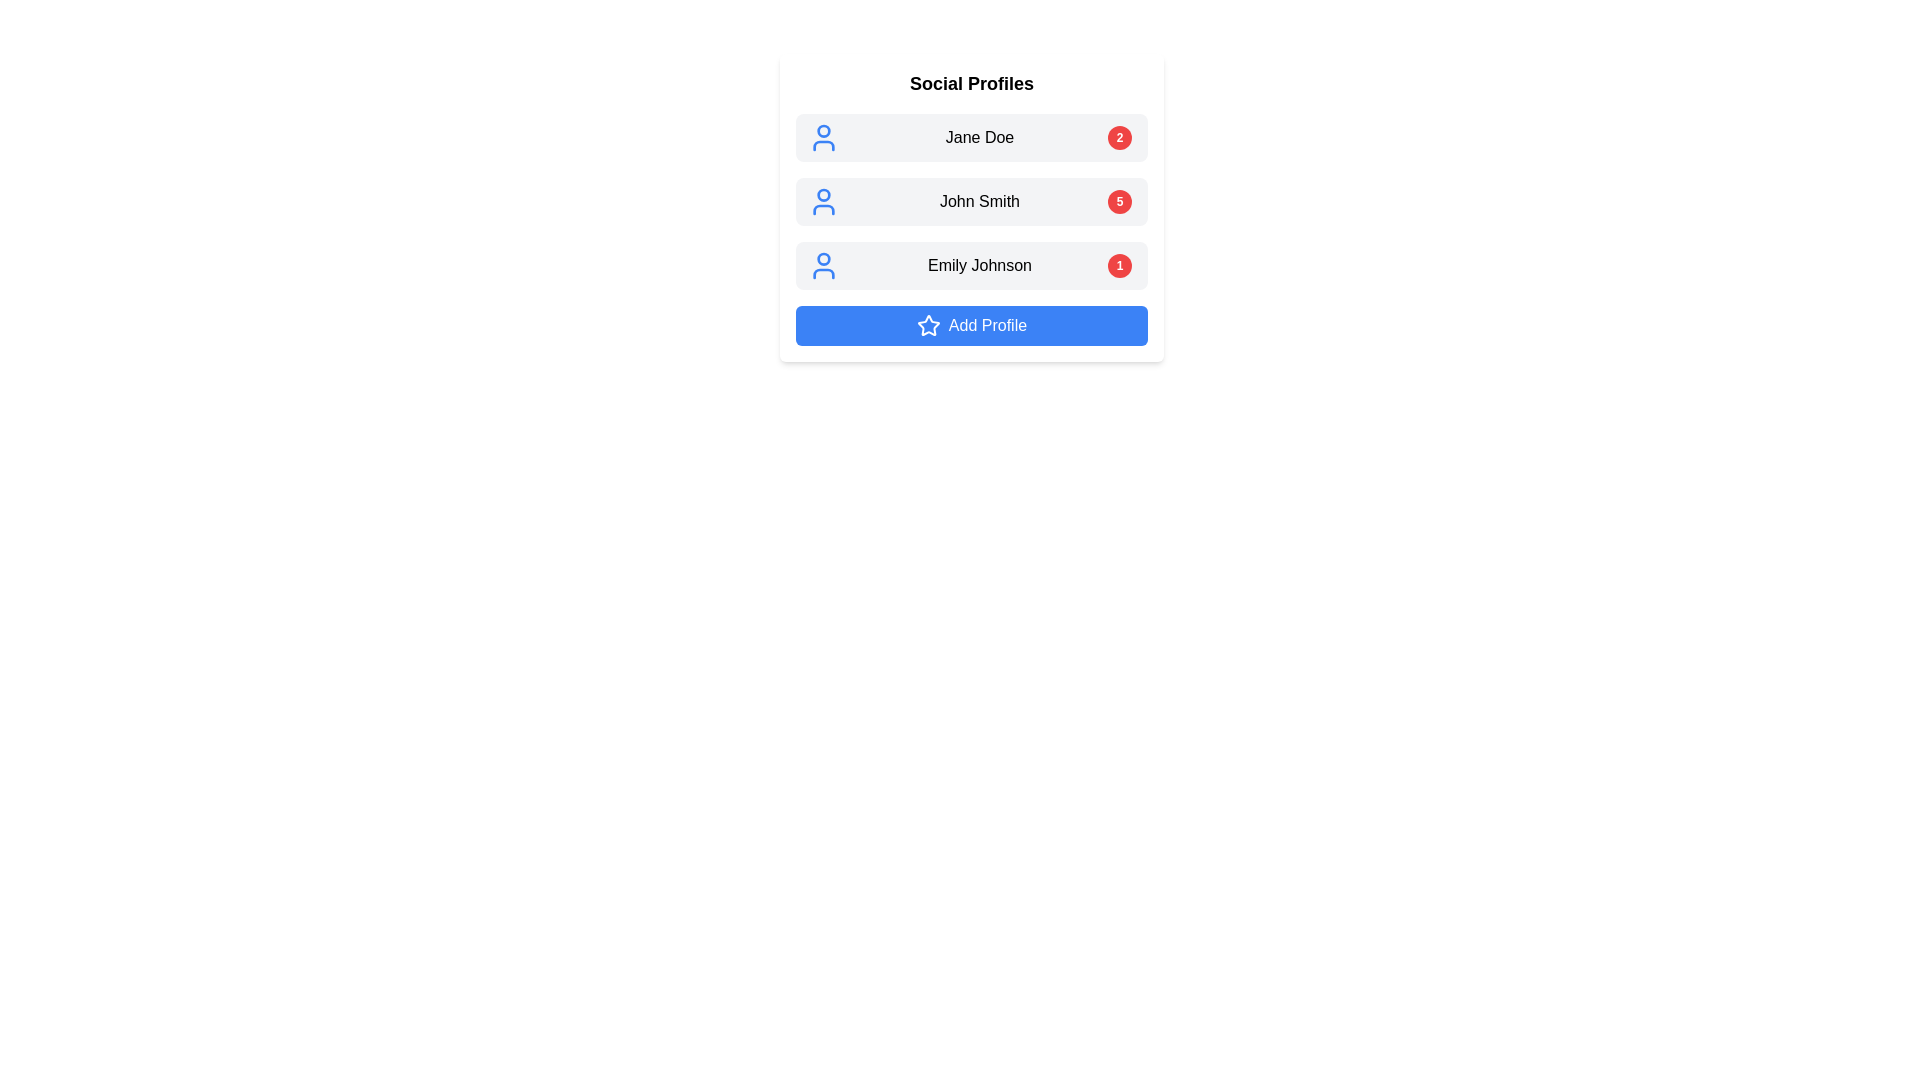 The height and width of the screenshot is (1080, 1920). I want to click on the user profile icon representing 'Jane Doe' in the 'Social Profiles' list, so click(824, 137).